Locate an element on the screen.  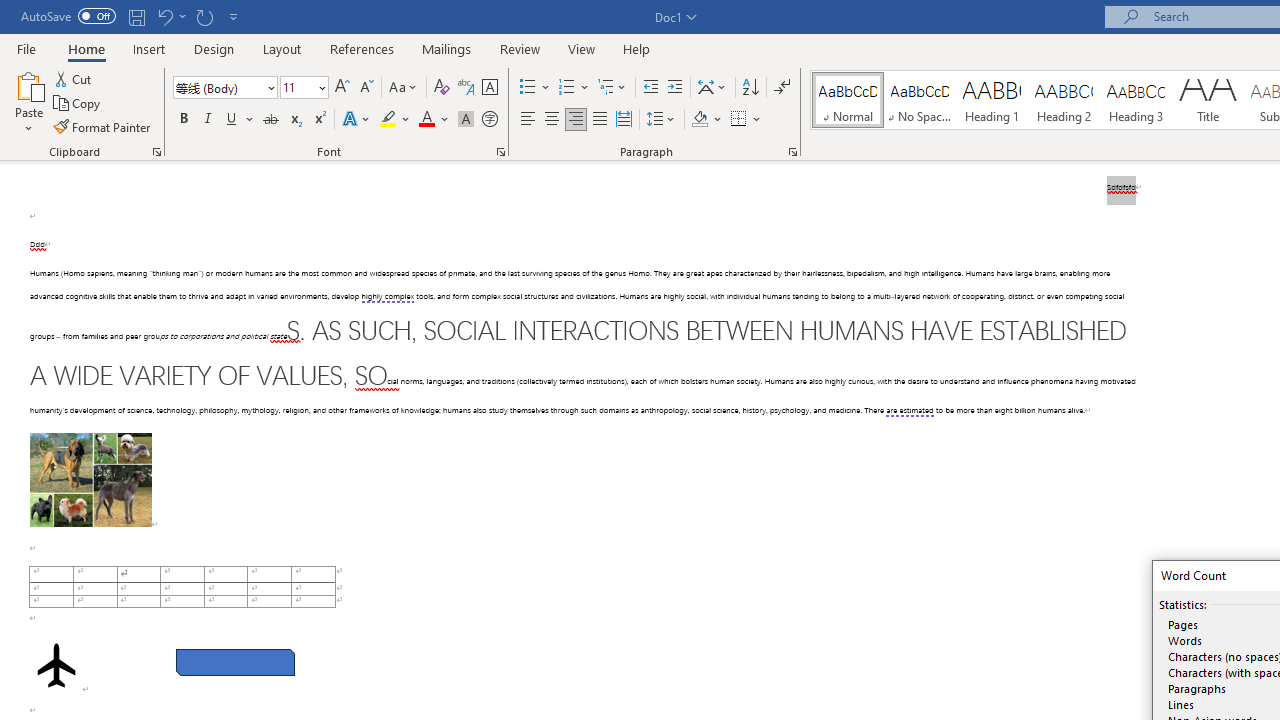
'Rectangle: Diagonal Corners Snipped 2' is located at coordinates (235, 662).